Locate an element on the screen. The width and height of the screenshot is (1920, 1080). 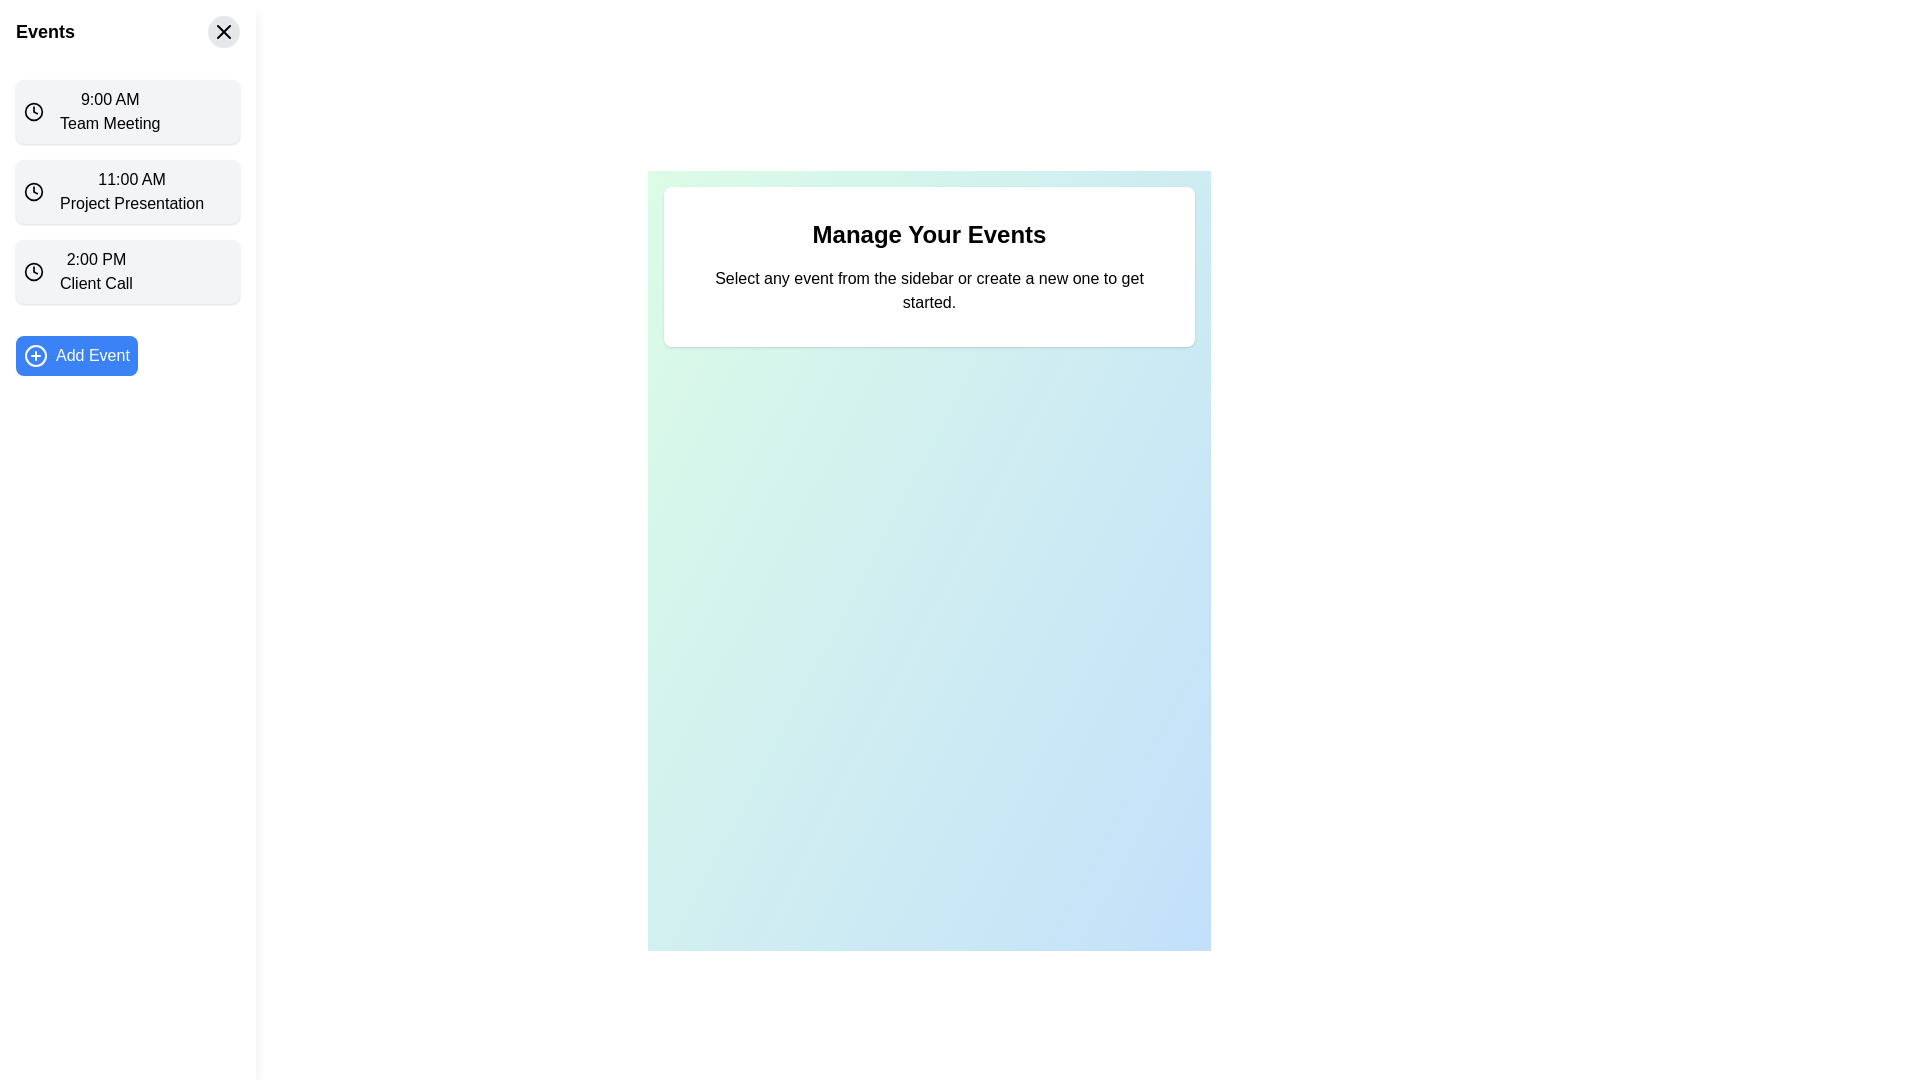
instructional text located below the heading 'Manage Your Events' in the white rectangular card is located at coordinates (928, 290).